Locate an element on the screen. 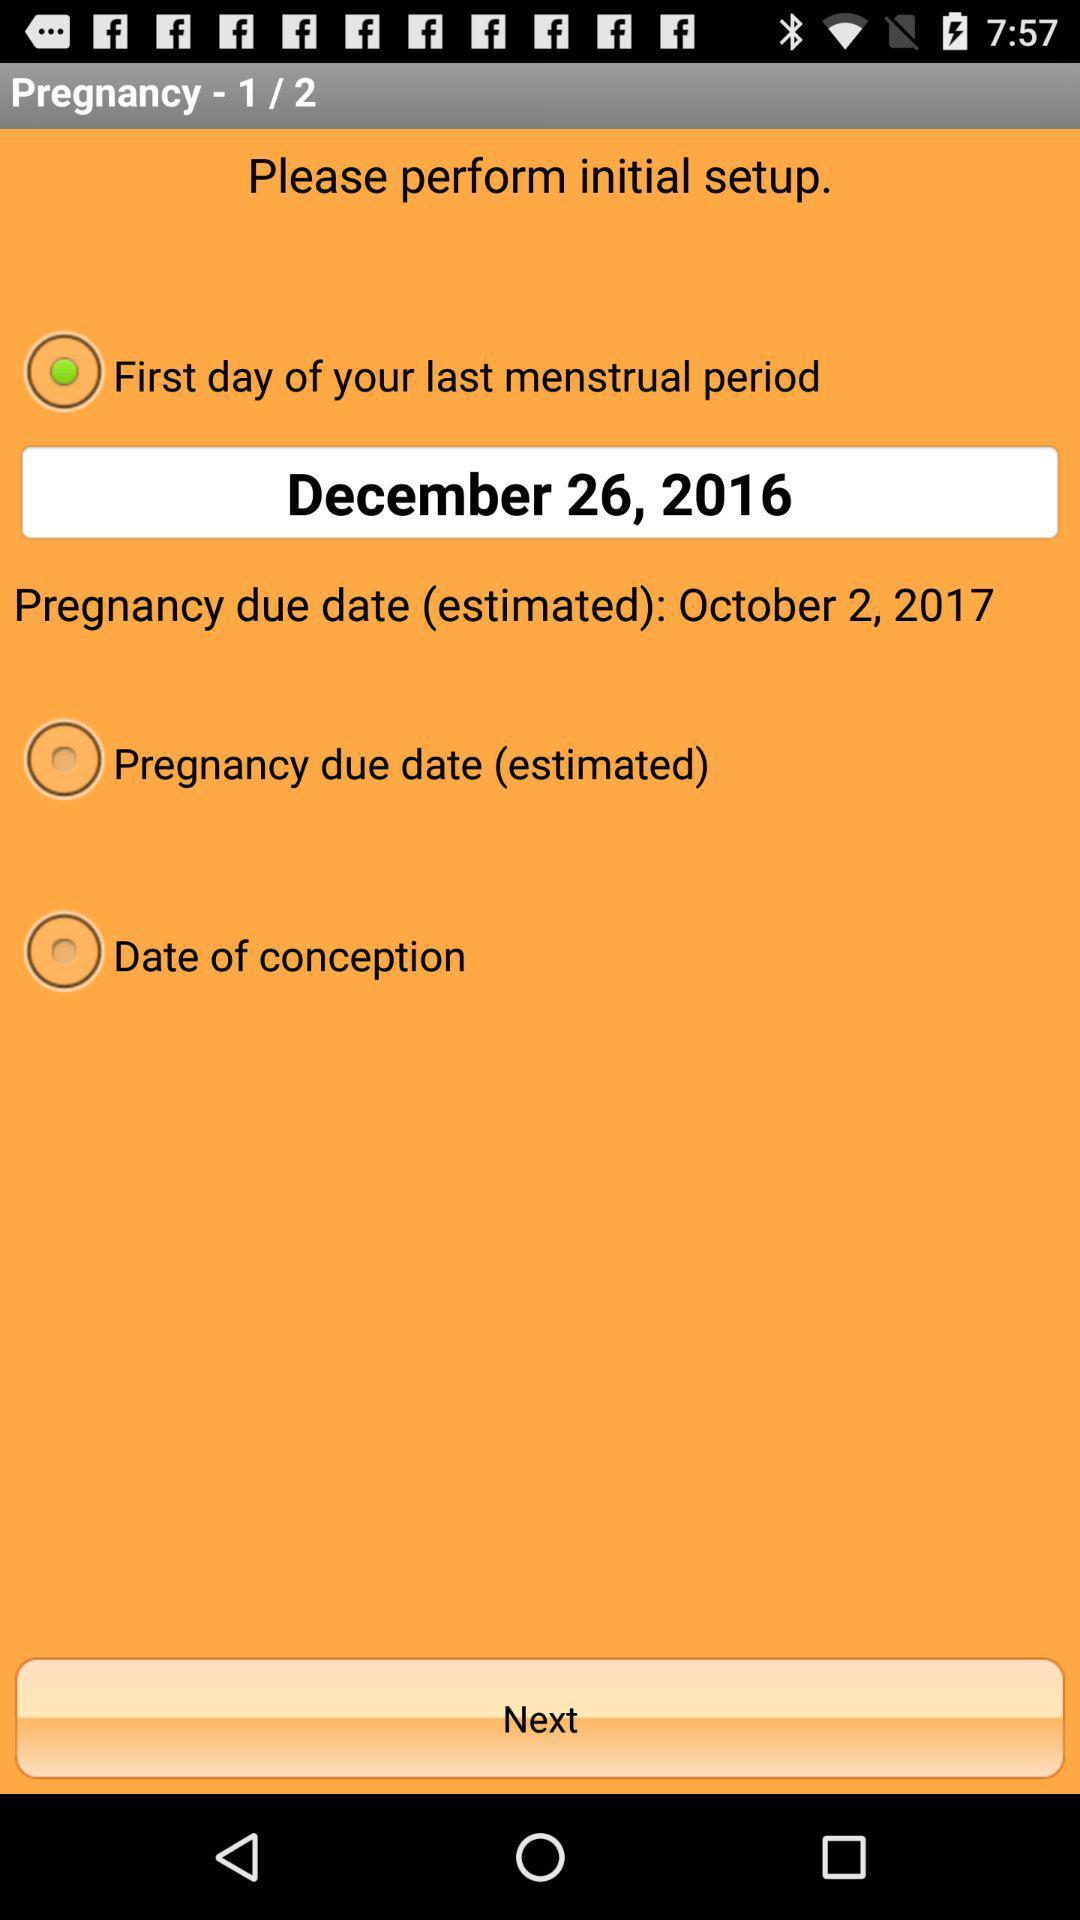  app above the pregnancy due date app is located at coordinates (540, 492).